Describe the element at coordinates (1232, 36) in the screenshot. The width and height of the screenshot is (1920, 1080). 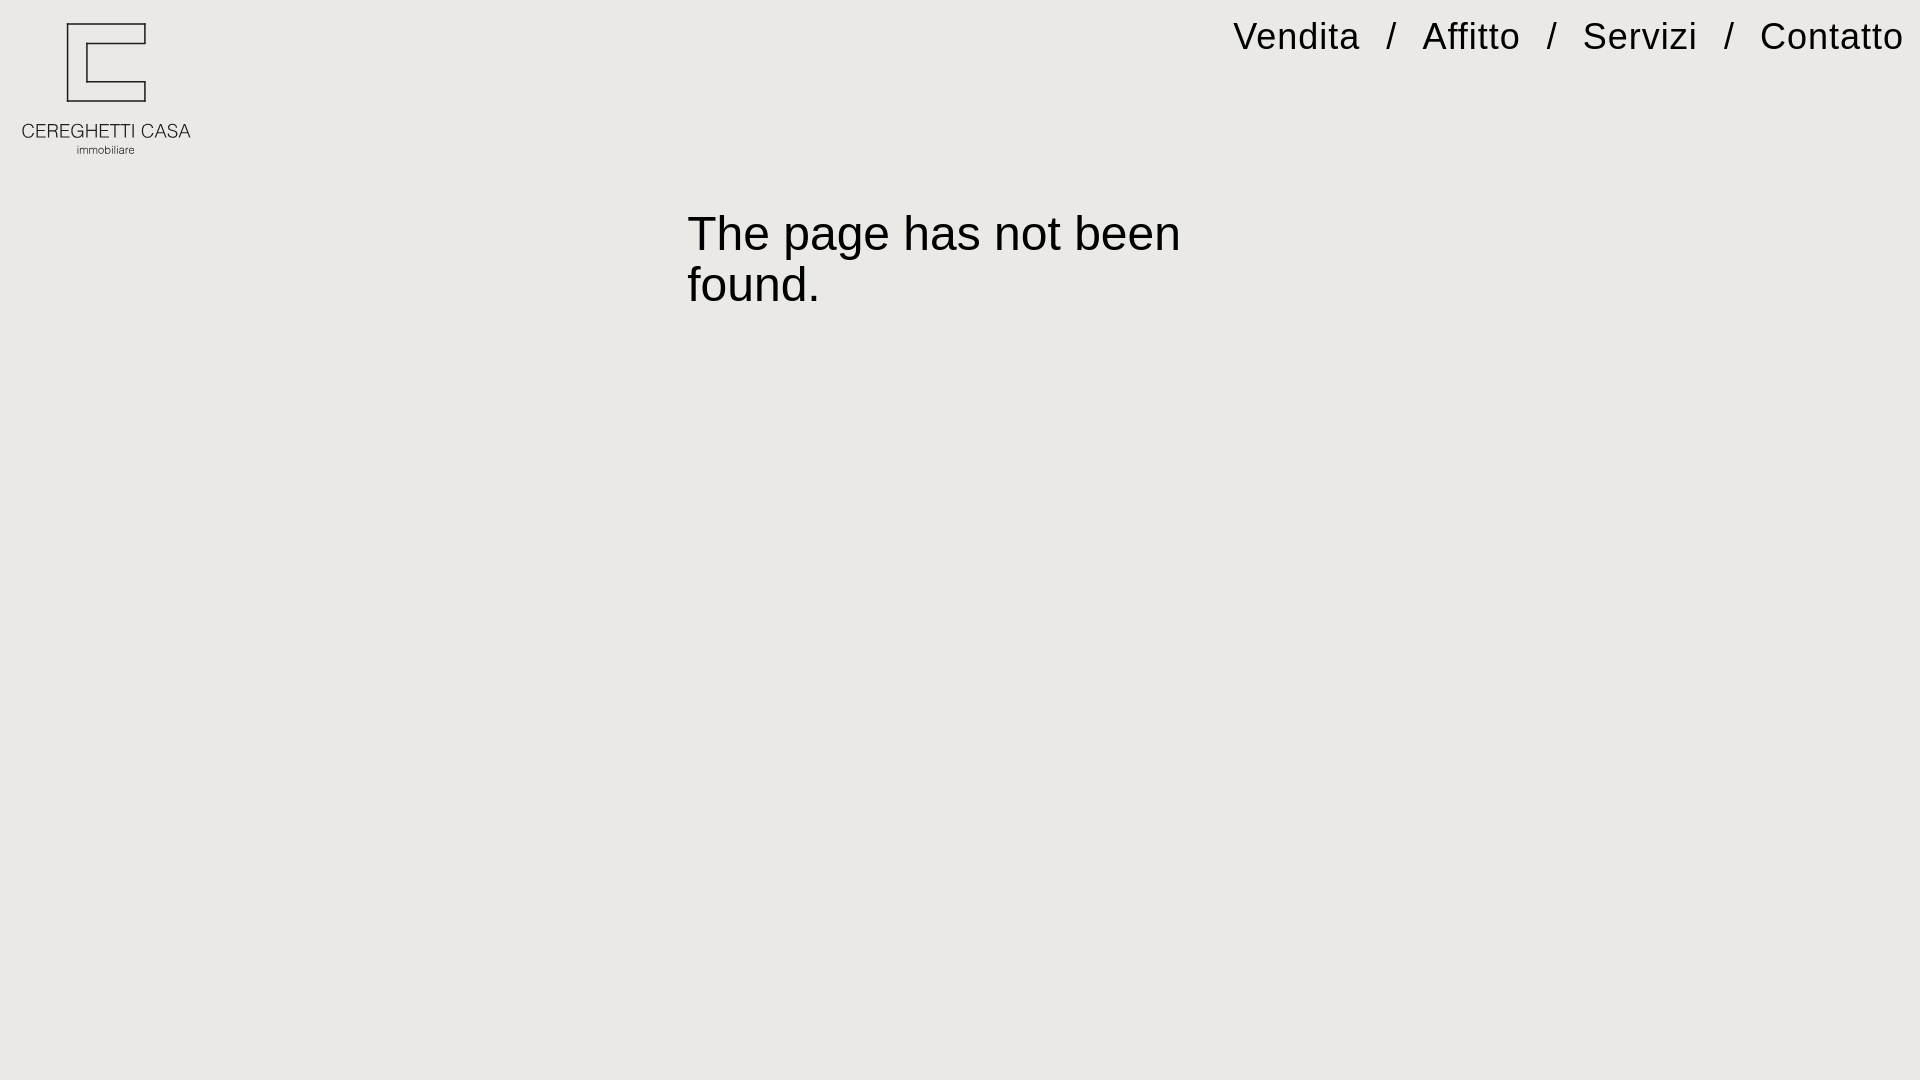
I see `'Vendita'` at that location.